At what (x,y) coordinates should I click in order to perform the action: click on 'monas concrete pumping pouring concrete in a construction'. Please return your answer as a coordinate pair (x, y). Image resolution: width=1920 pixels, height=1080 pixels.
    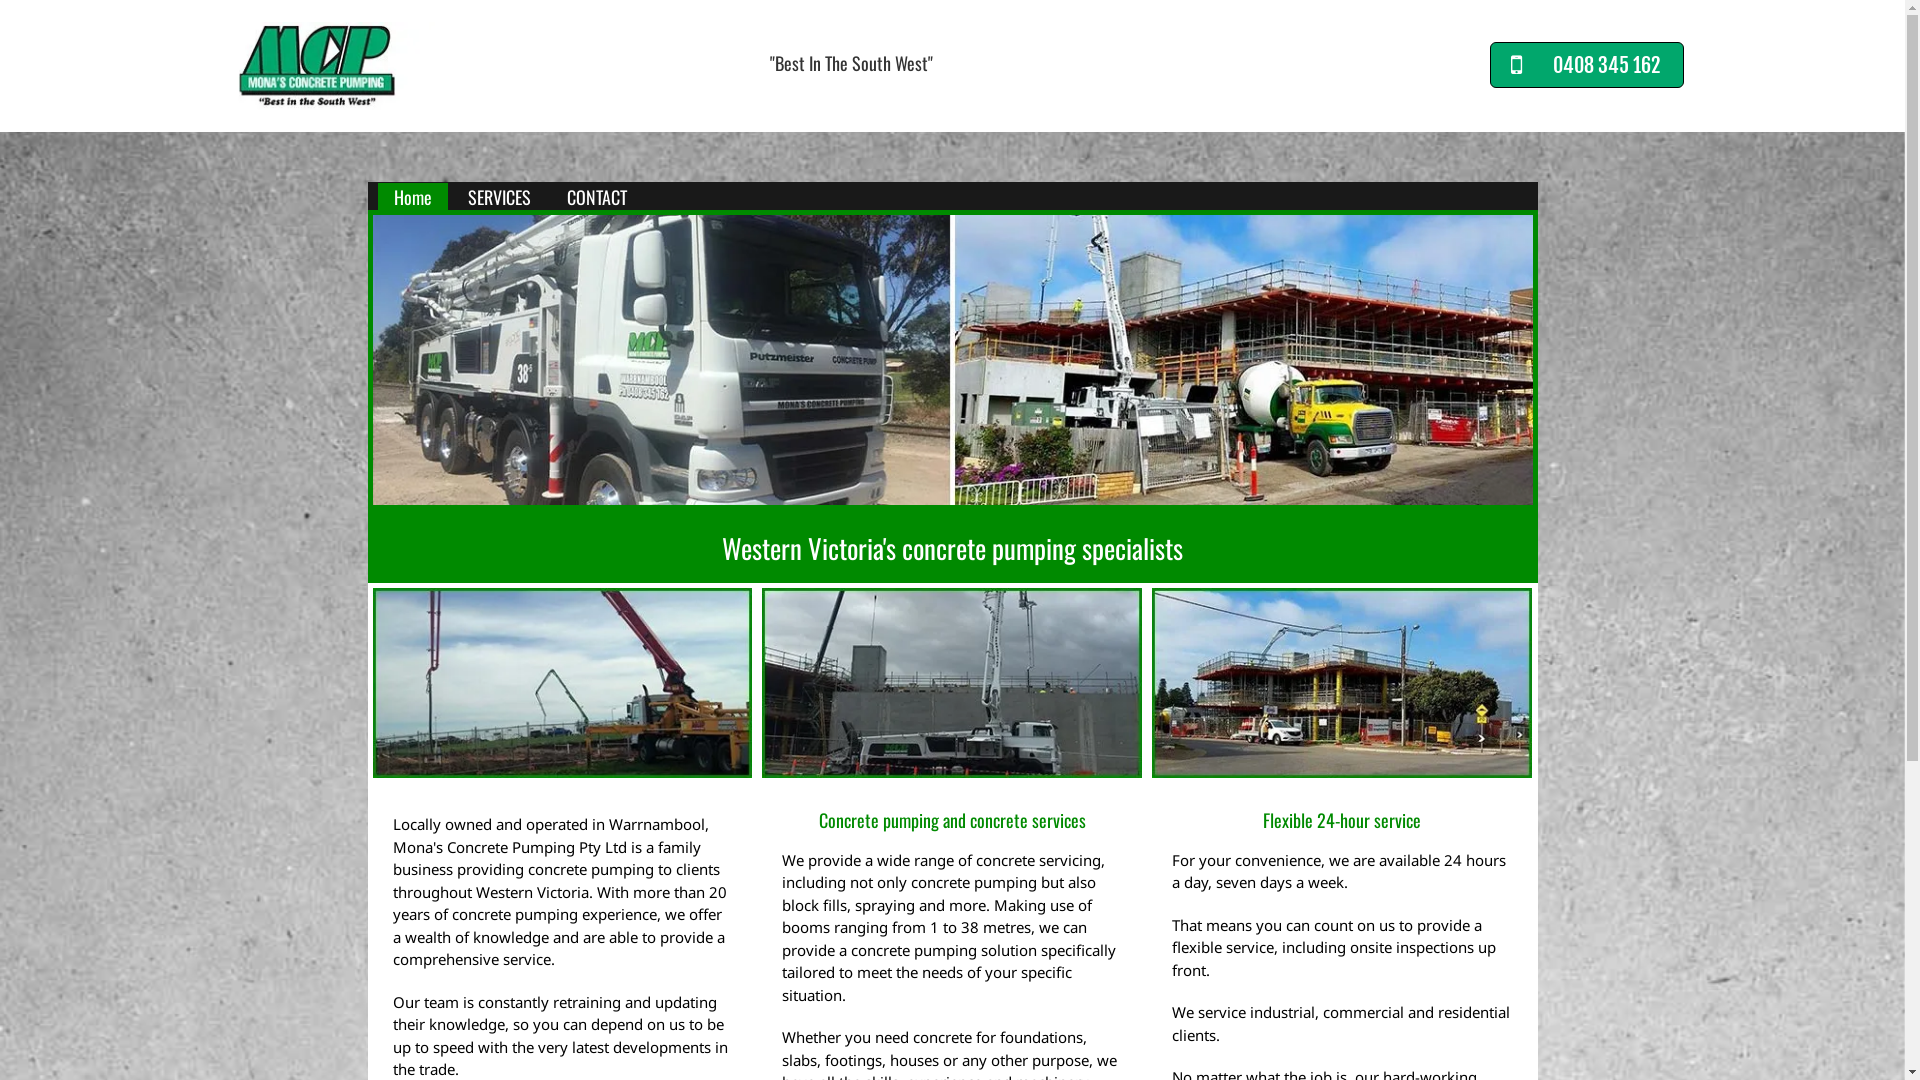
    Looking at the image, I should click on (1342, 681).